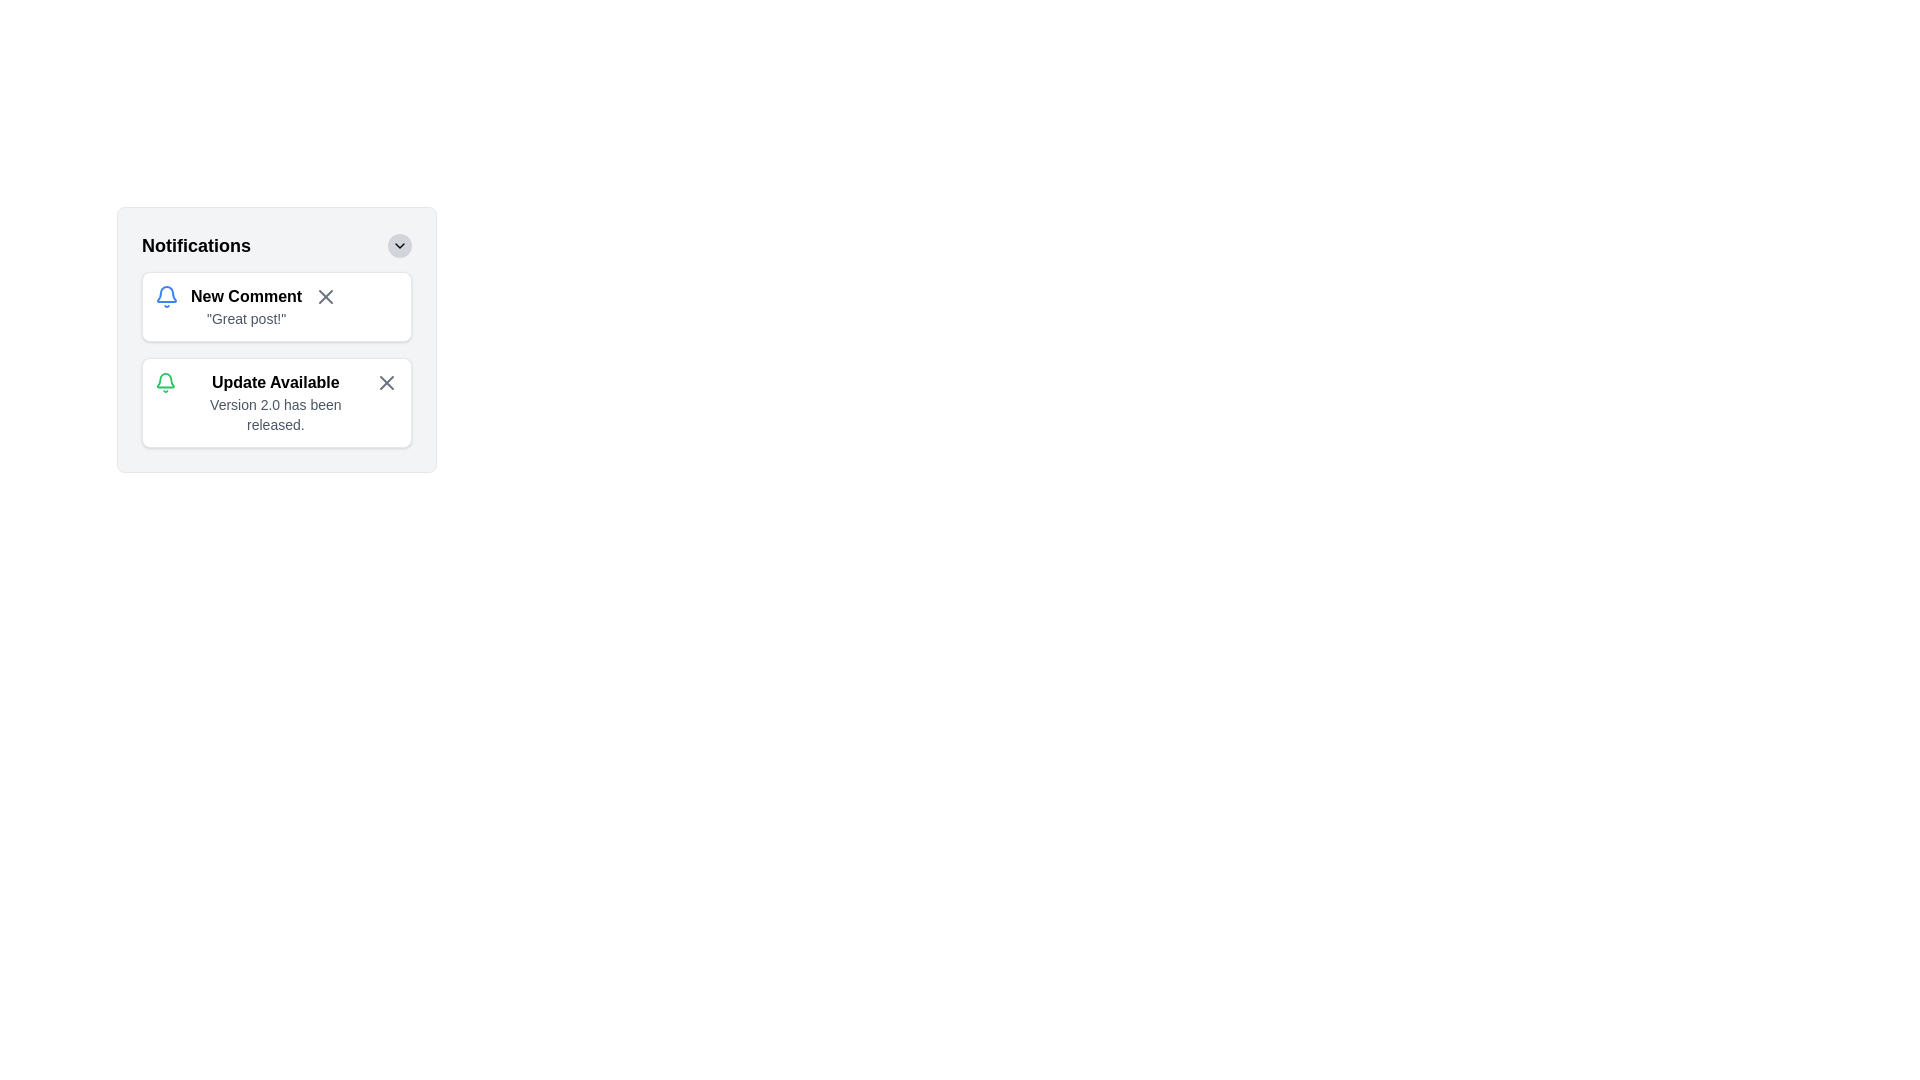  Describe the element at coordinates (245, 307) in the screenshot. I see `the notification message displaying 'New Comment' in the first notification card` at that location.